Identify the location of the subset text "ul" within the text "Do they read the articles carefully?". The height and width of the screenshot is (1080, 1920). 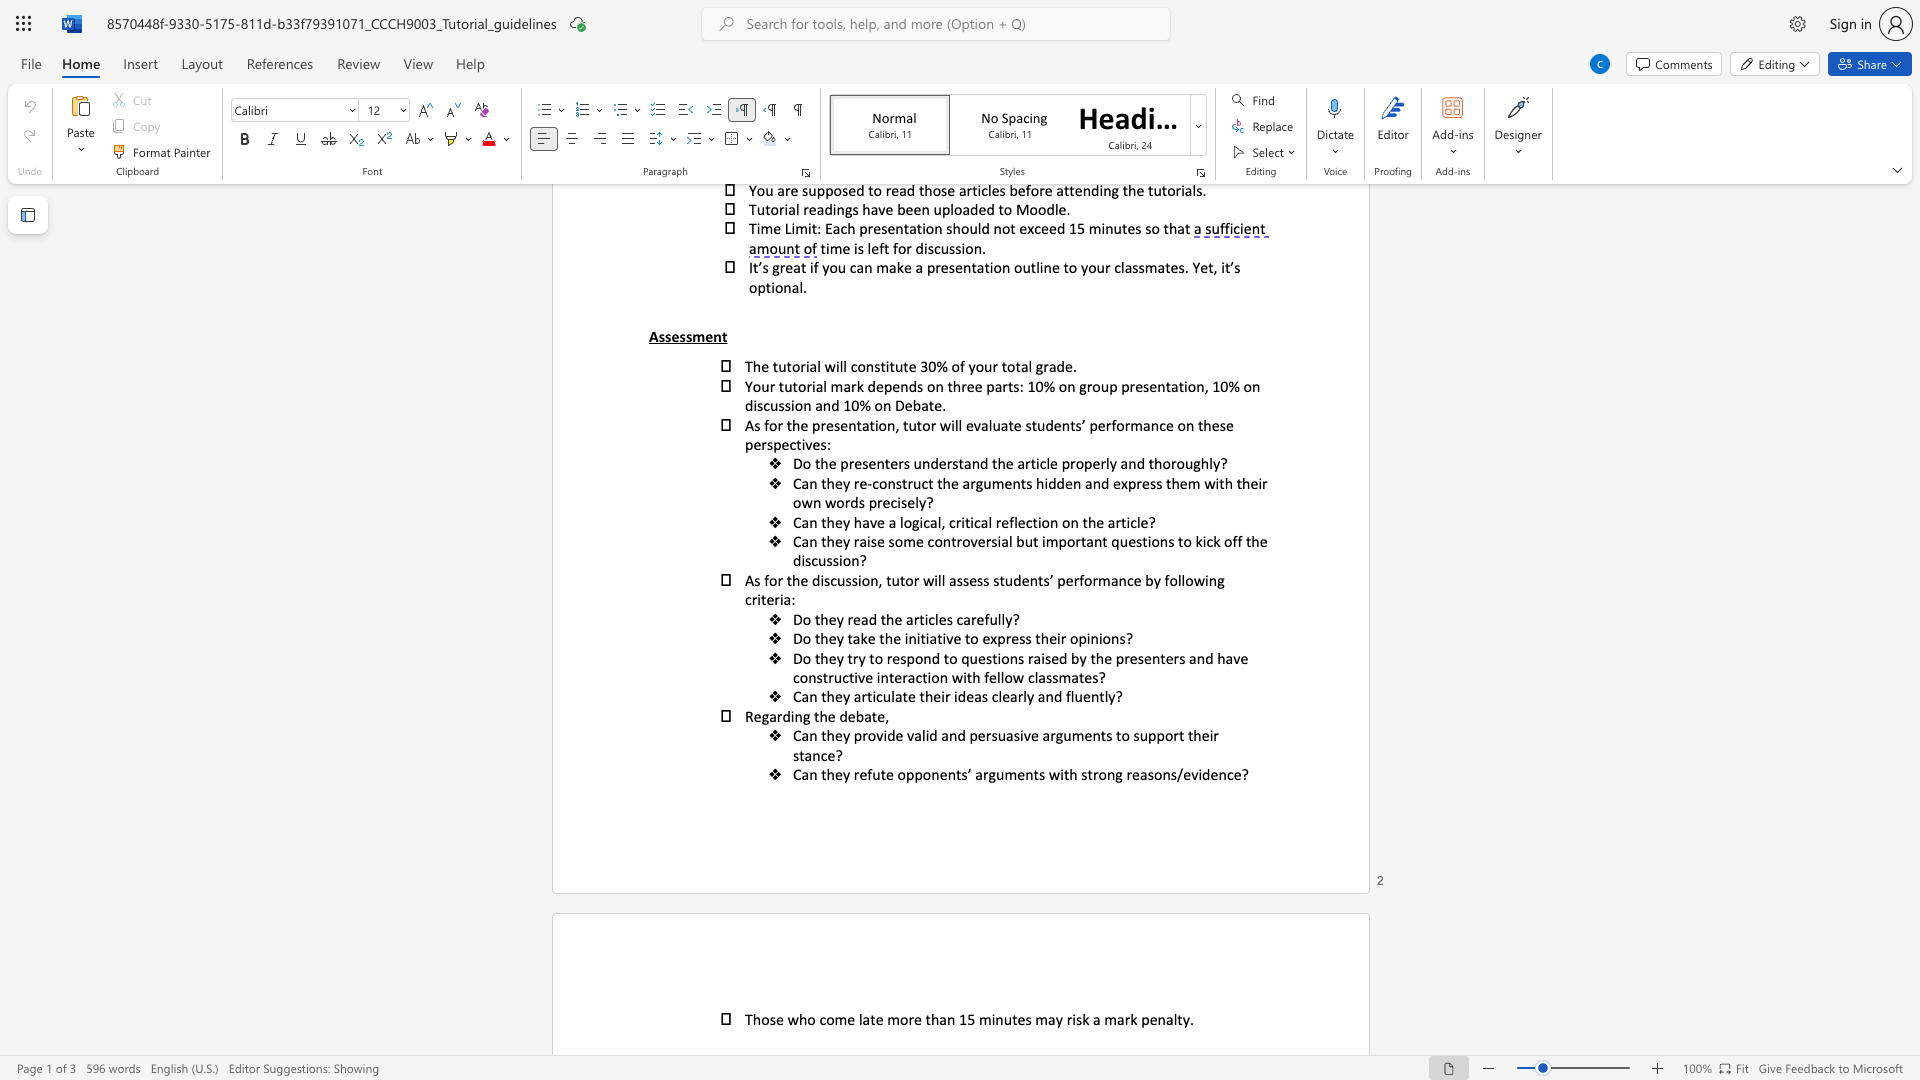
(989, 618).